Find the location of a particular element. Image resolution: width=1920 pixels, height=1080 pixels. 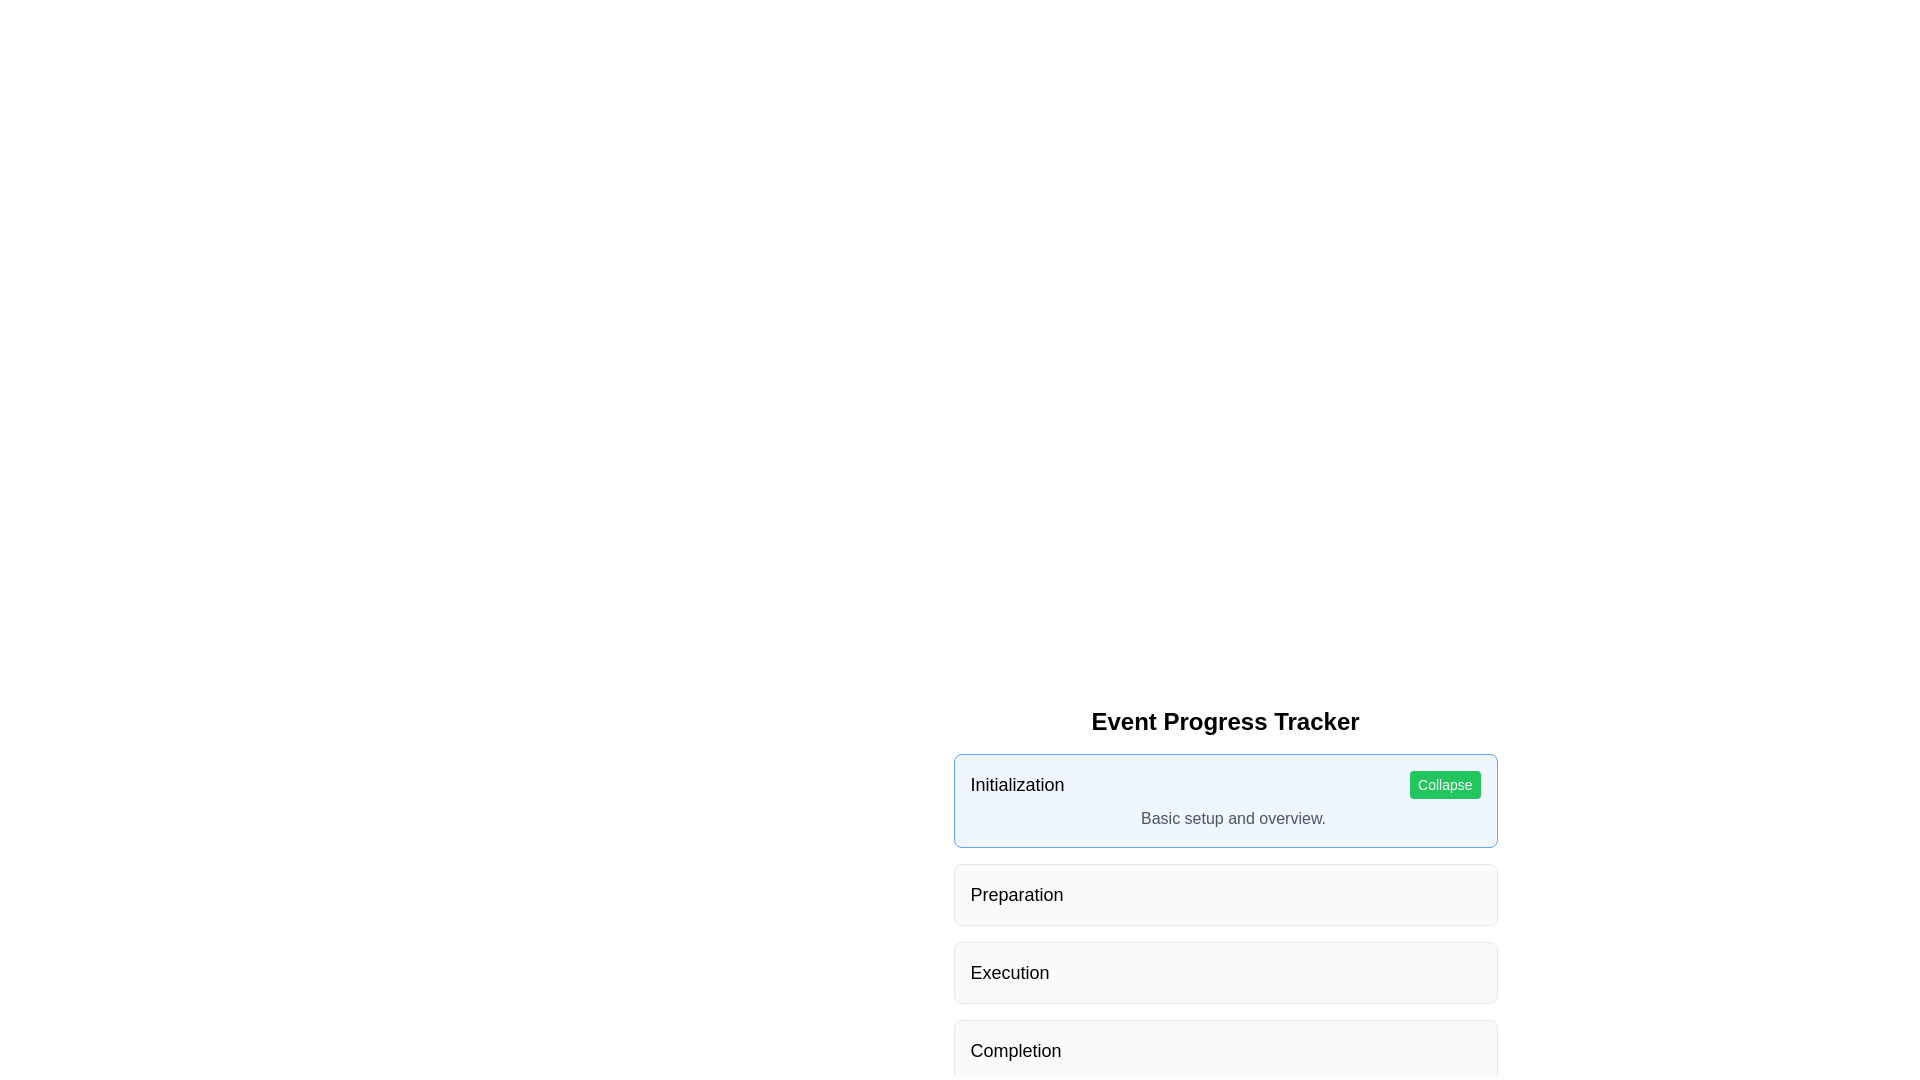

the 'Preparation' progress stage marker, which is the second element in a vertical list of progress stages, located between 'Initialization' and 'Execution.' is located at coordinates (1224, 893).